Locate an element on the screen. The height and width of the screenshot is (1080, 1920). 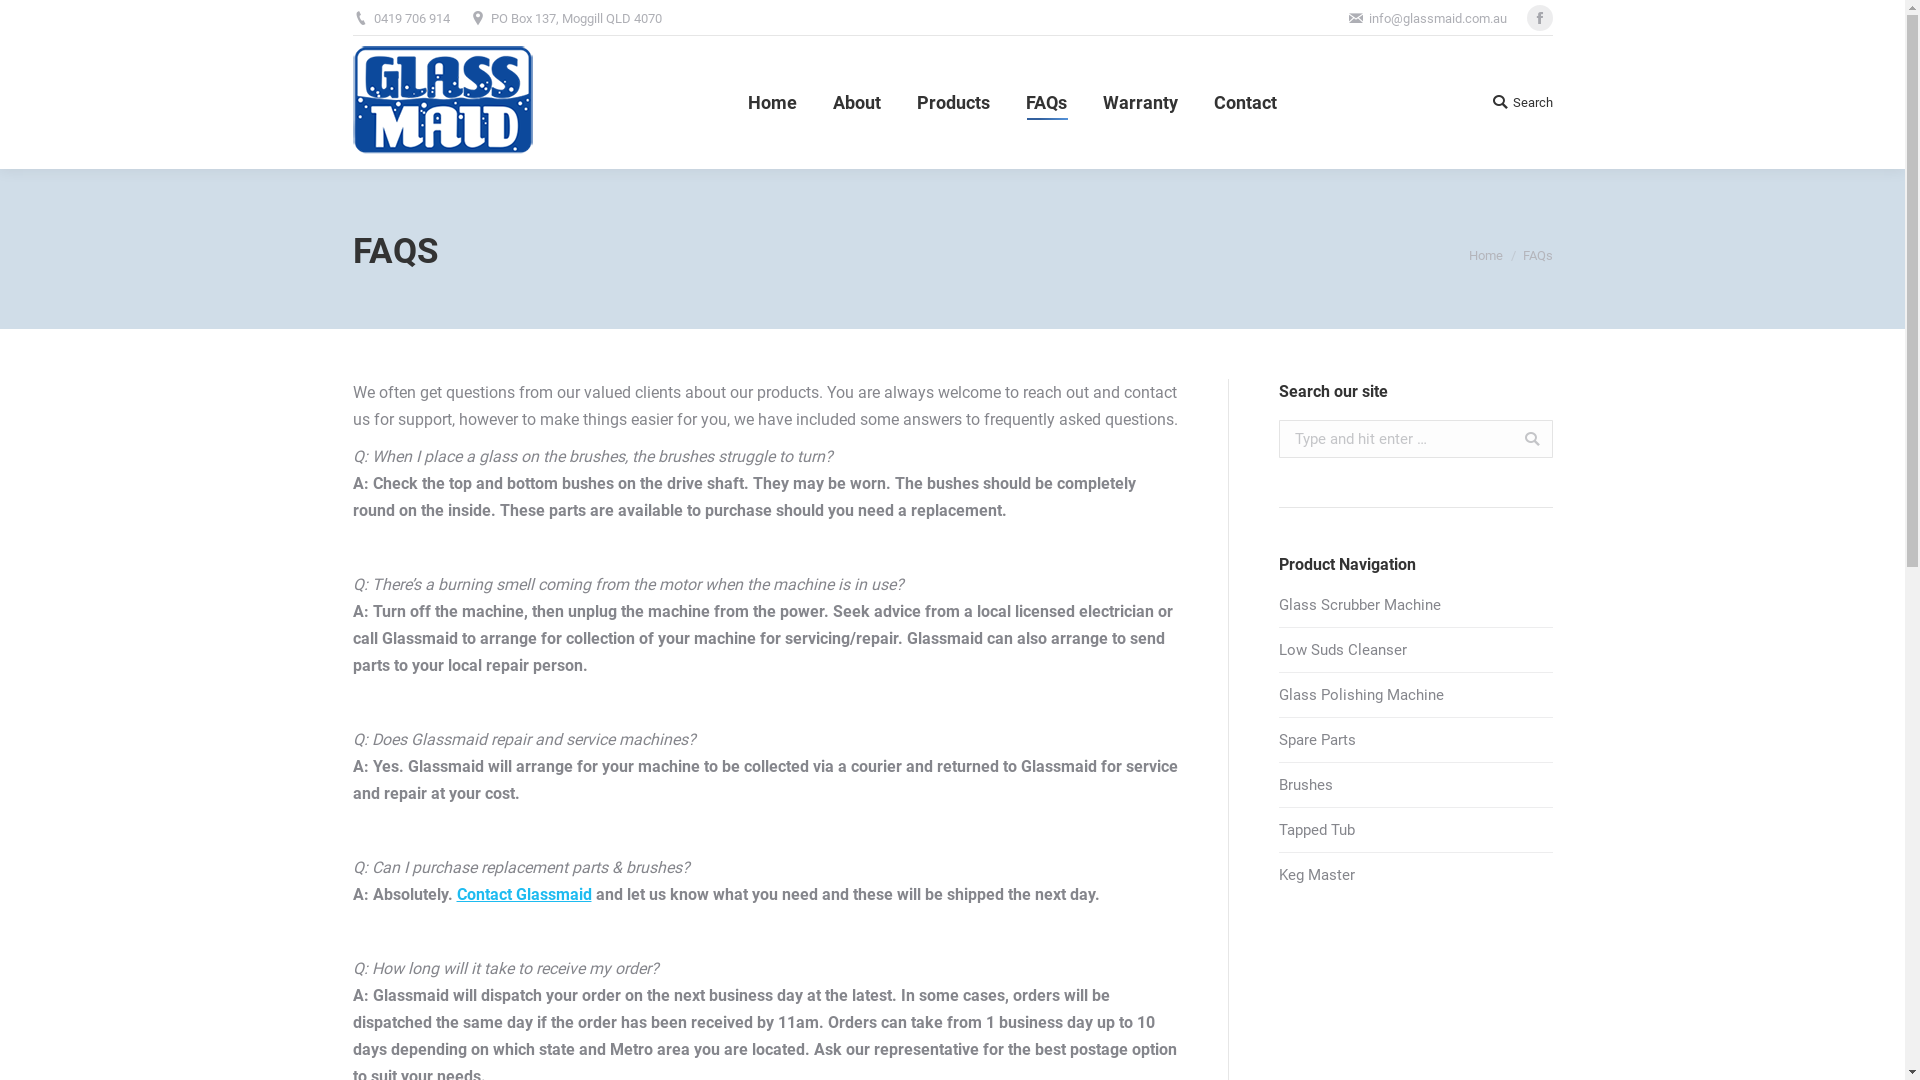
'Contact Glassmaid' is located at coordinates (523, 893).